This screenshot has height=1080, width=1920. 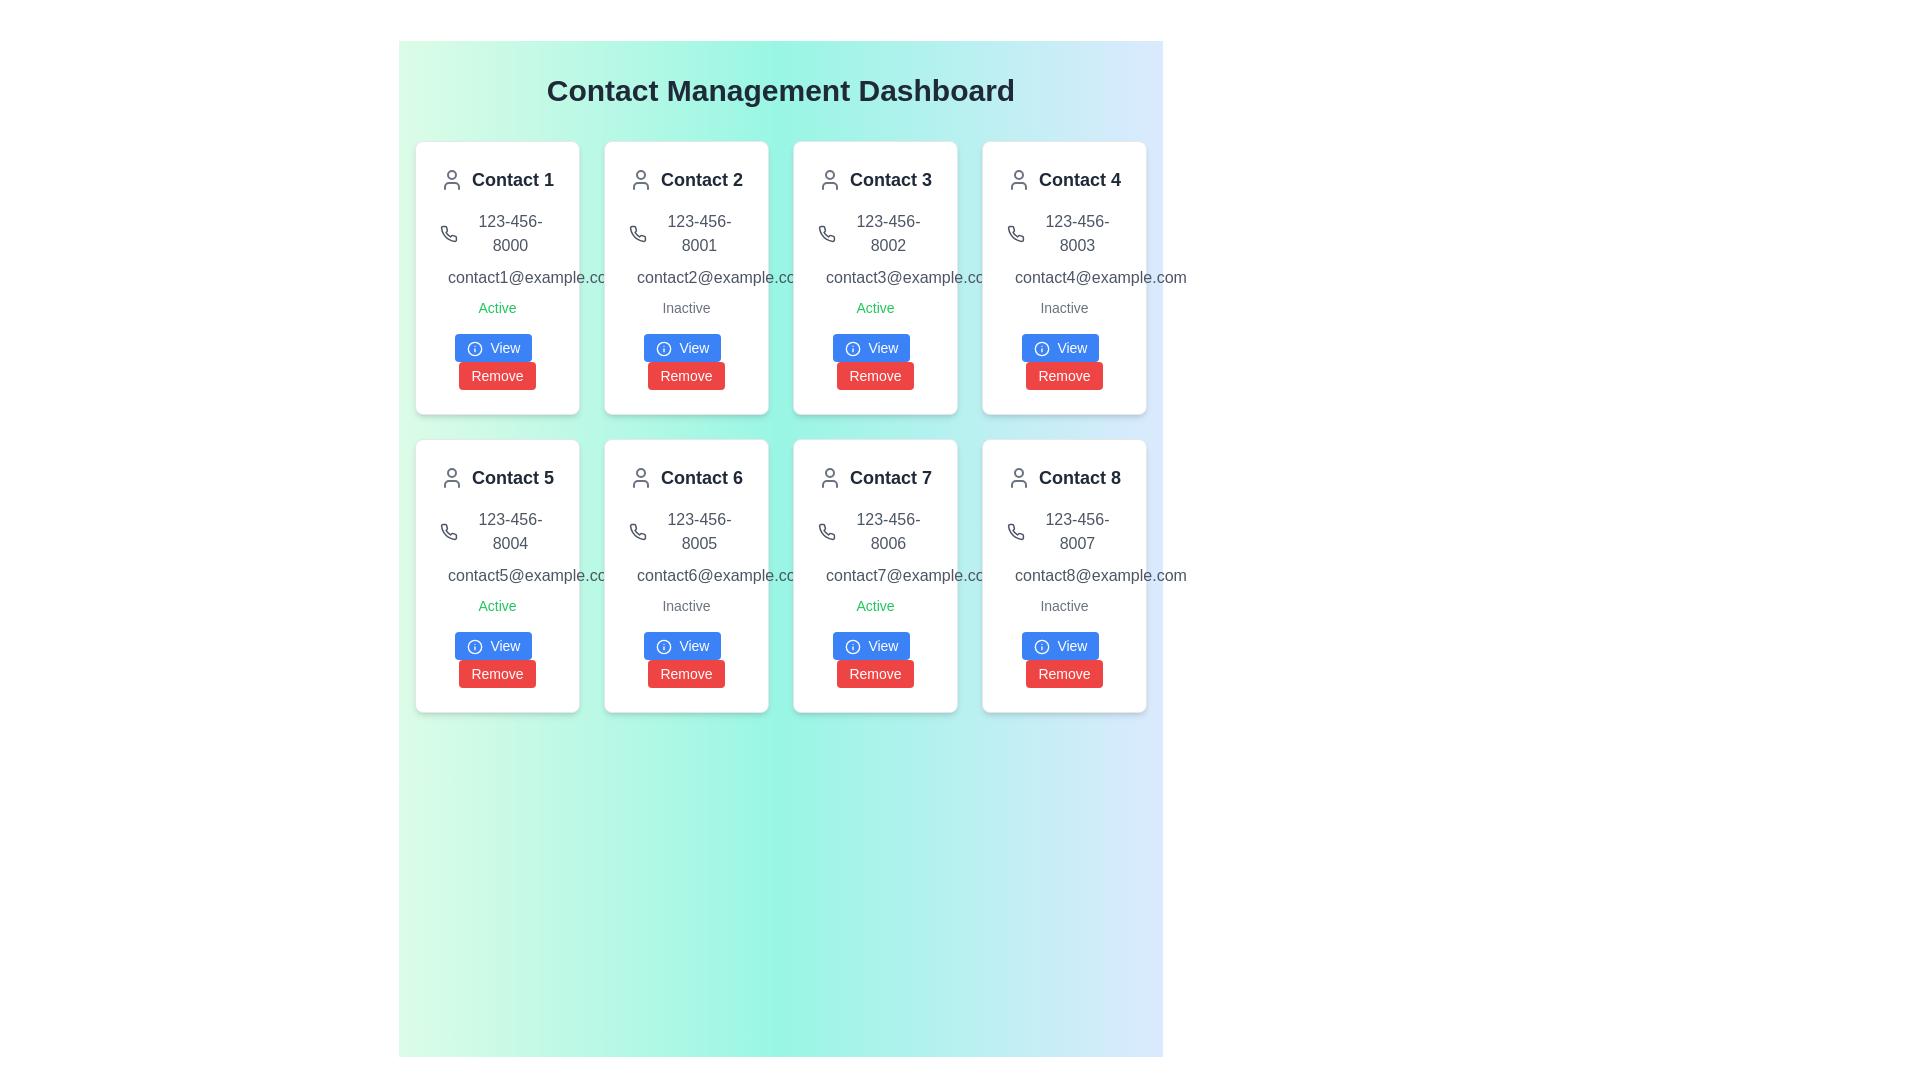 What do you see at coordinates (497, 659) in the screenshot?
I see `the red 'Remove' button located at the bottom of the Compound button group within the 'Contact 5' card` at bounding box center [497, 659].